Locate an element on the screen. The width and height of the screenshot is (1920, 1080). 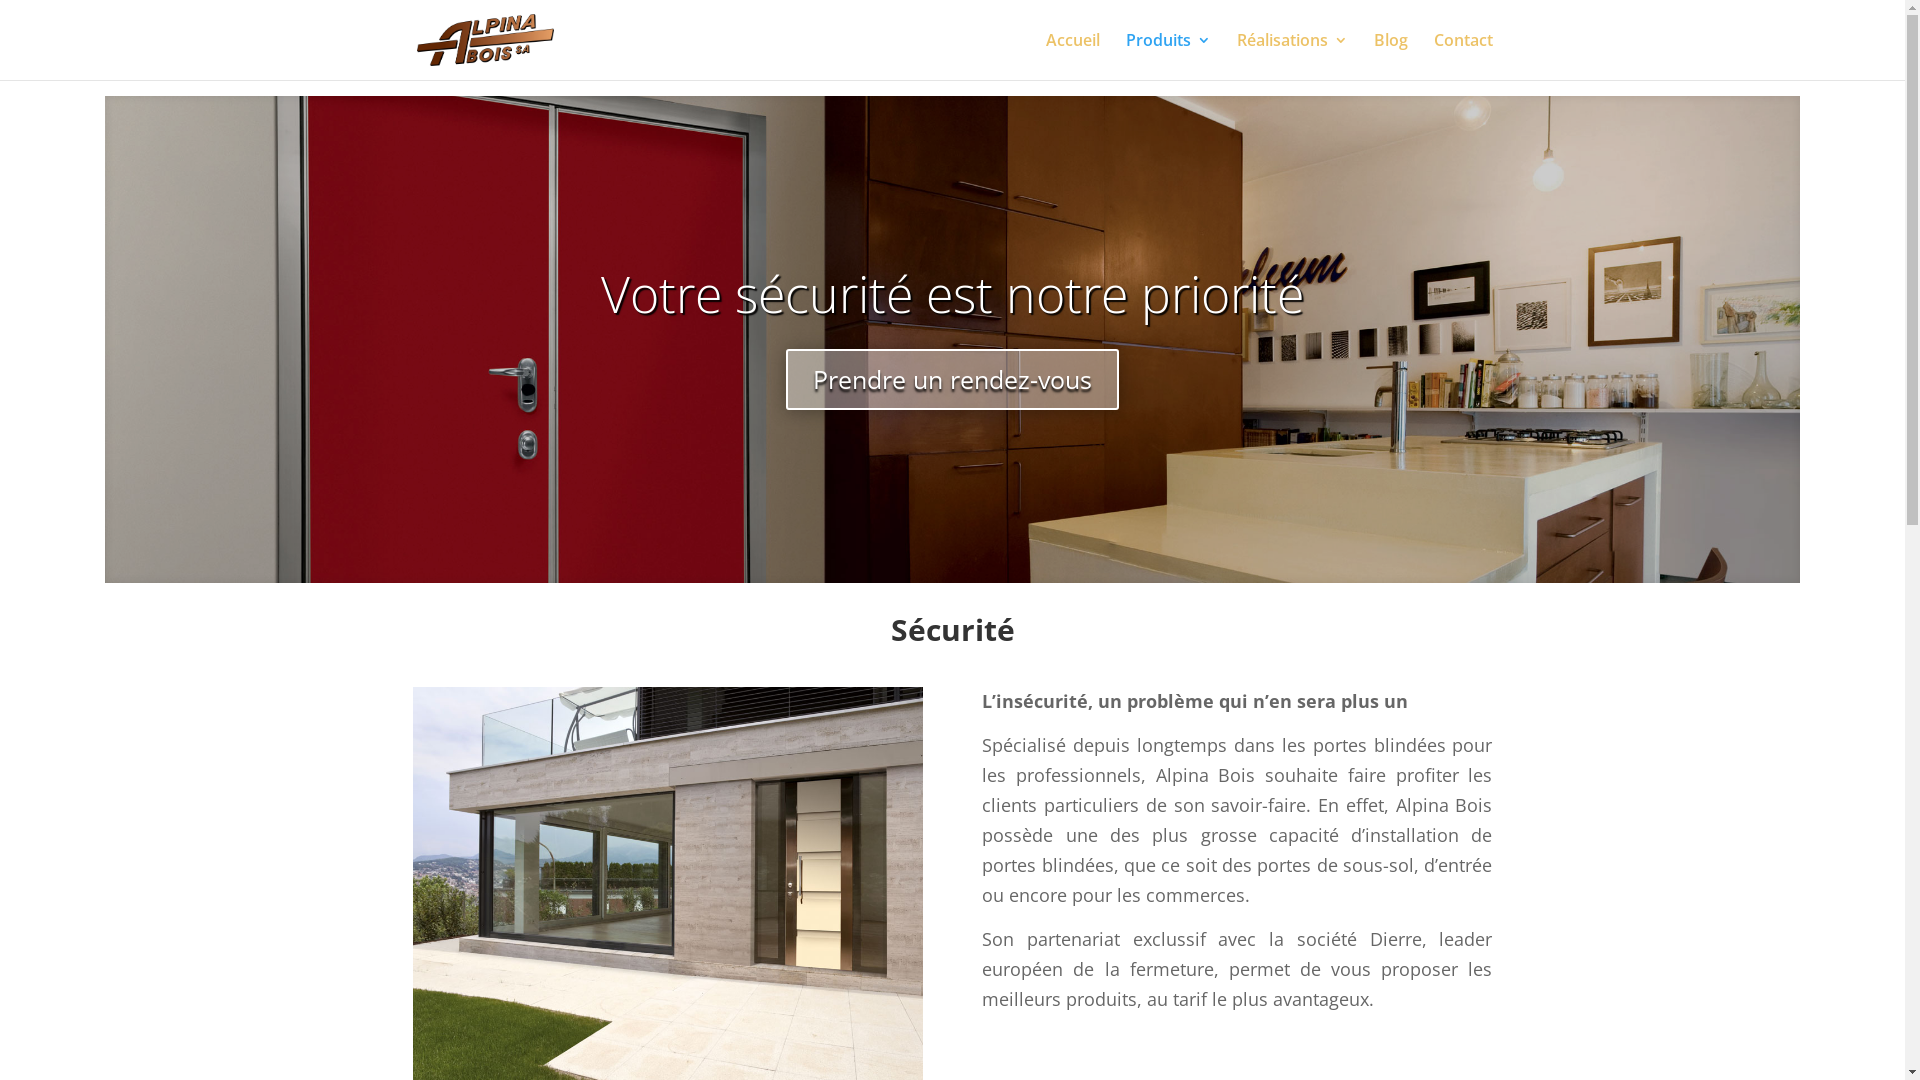
'Produits' is located at coordinates (1168, 55).